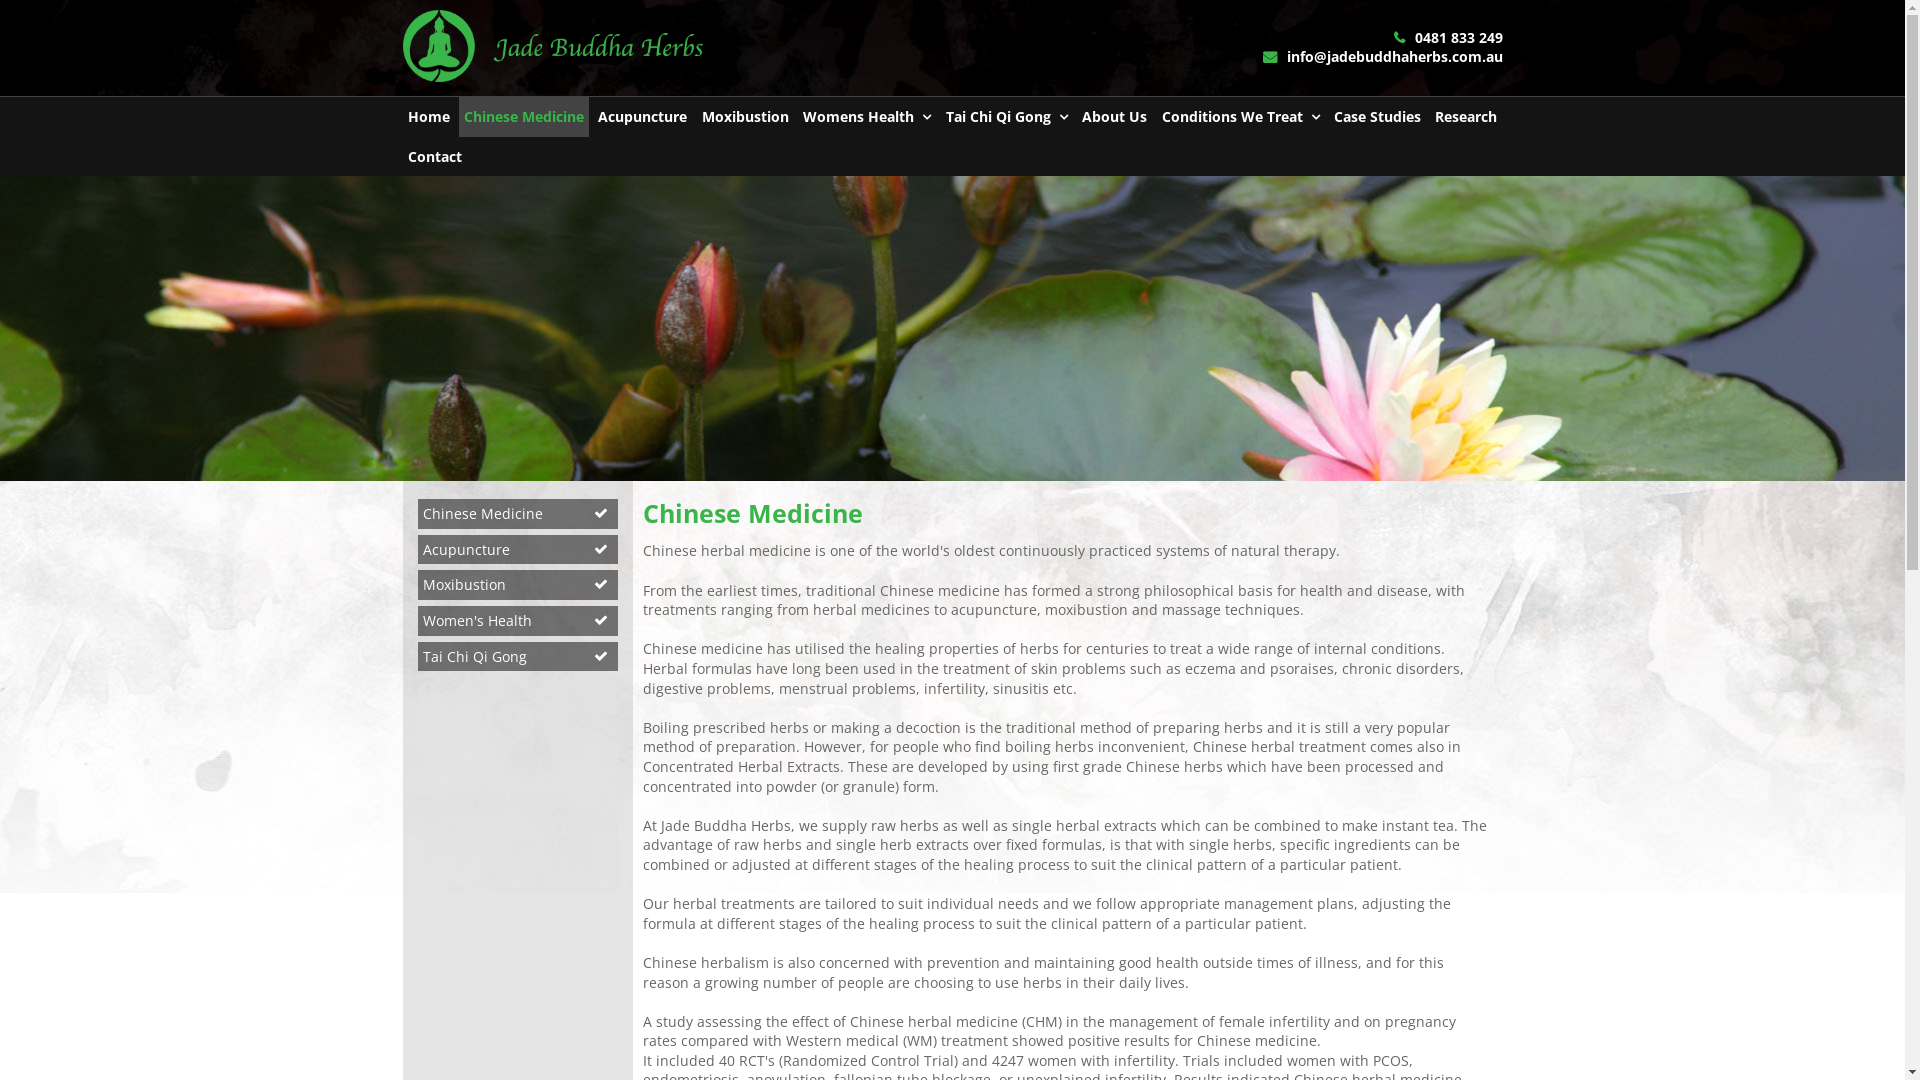  Describe the element at coordinates (1113, 116) in the screenshot. I see `'About Us'` at that location.